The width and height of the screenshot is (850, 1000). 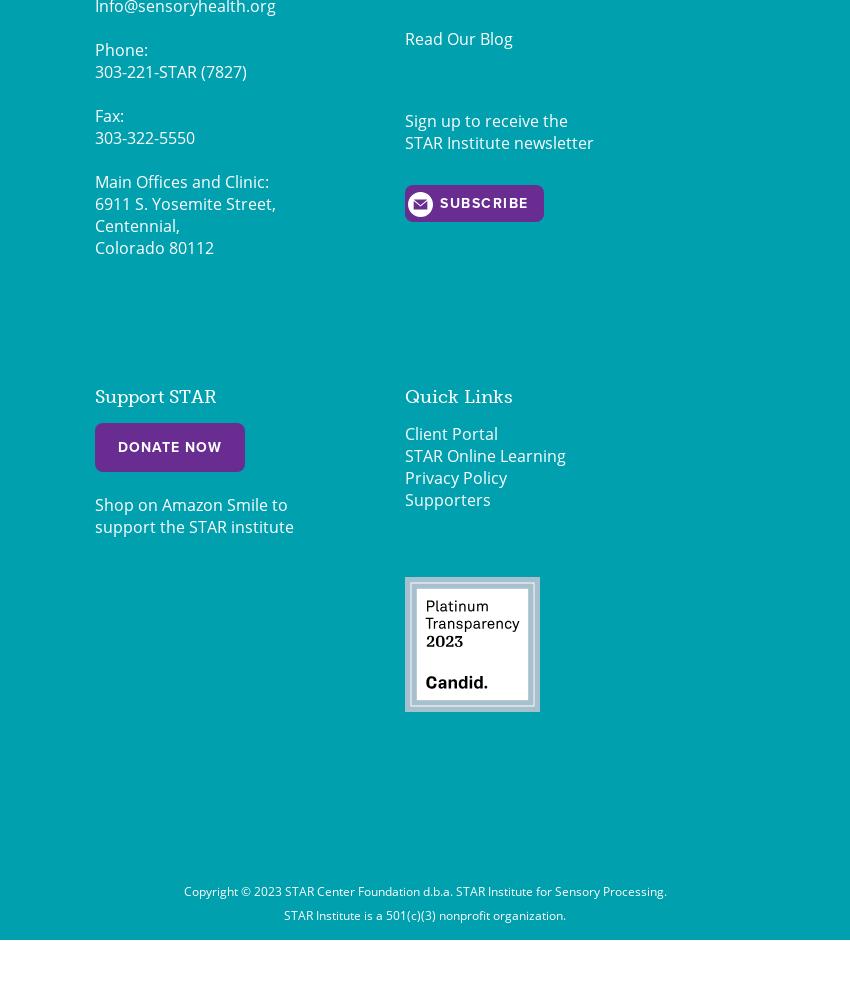 I want to click on 'Colorado 80112', so click(x=154, y=246).